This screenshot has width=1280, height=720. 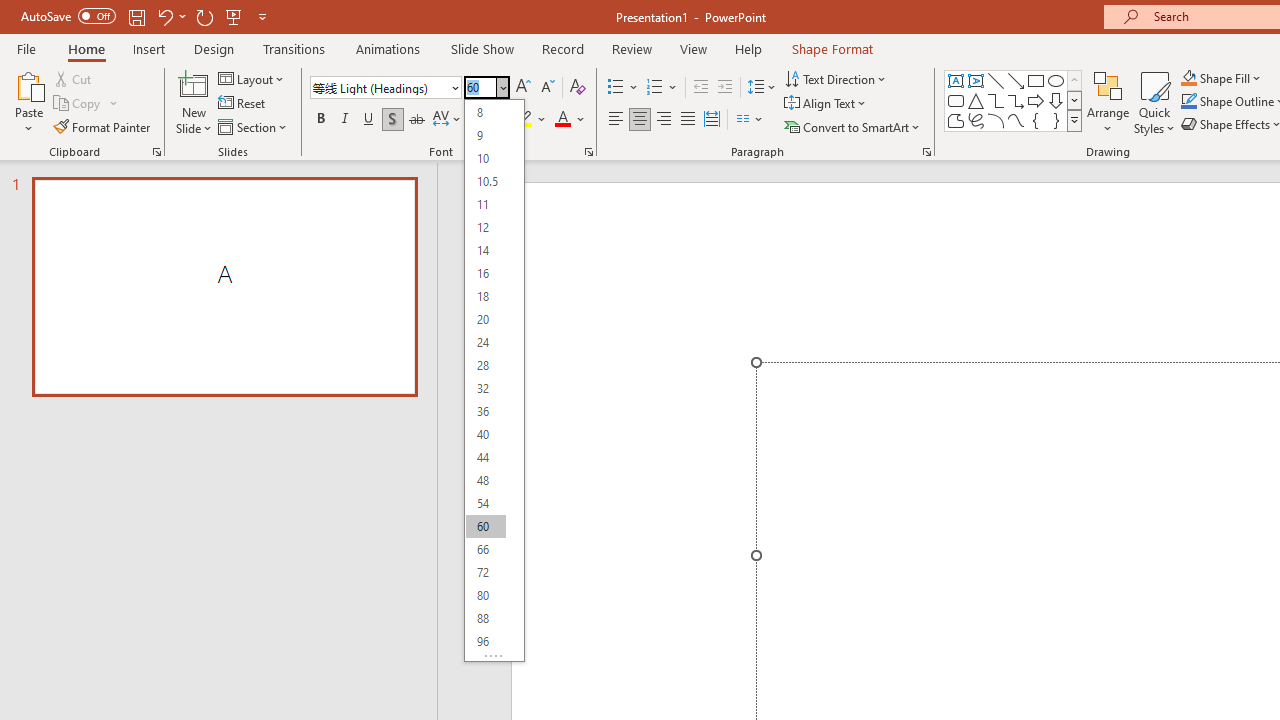 What do you see at coordinates (485, 157) in the screenshot?
I see `'10'` at bounding box center [485, 157].